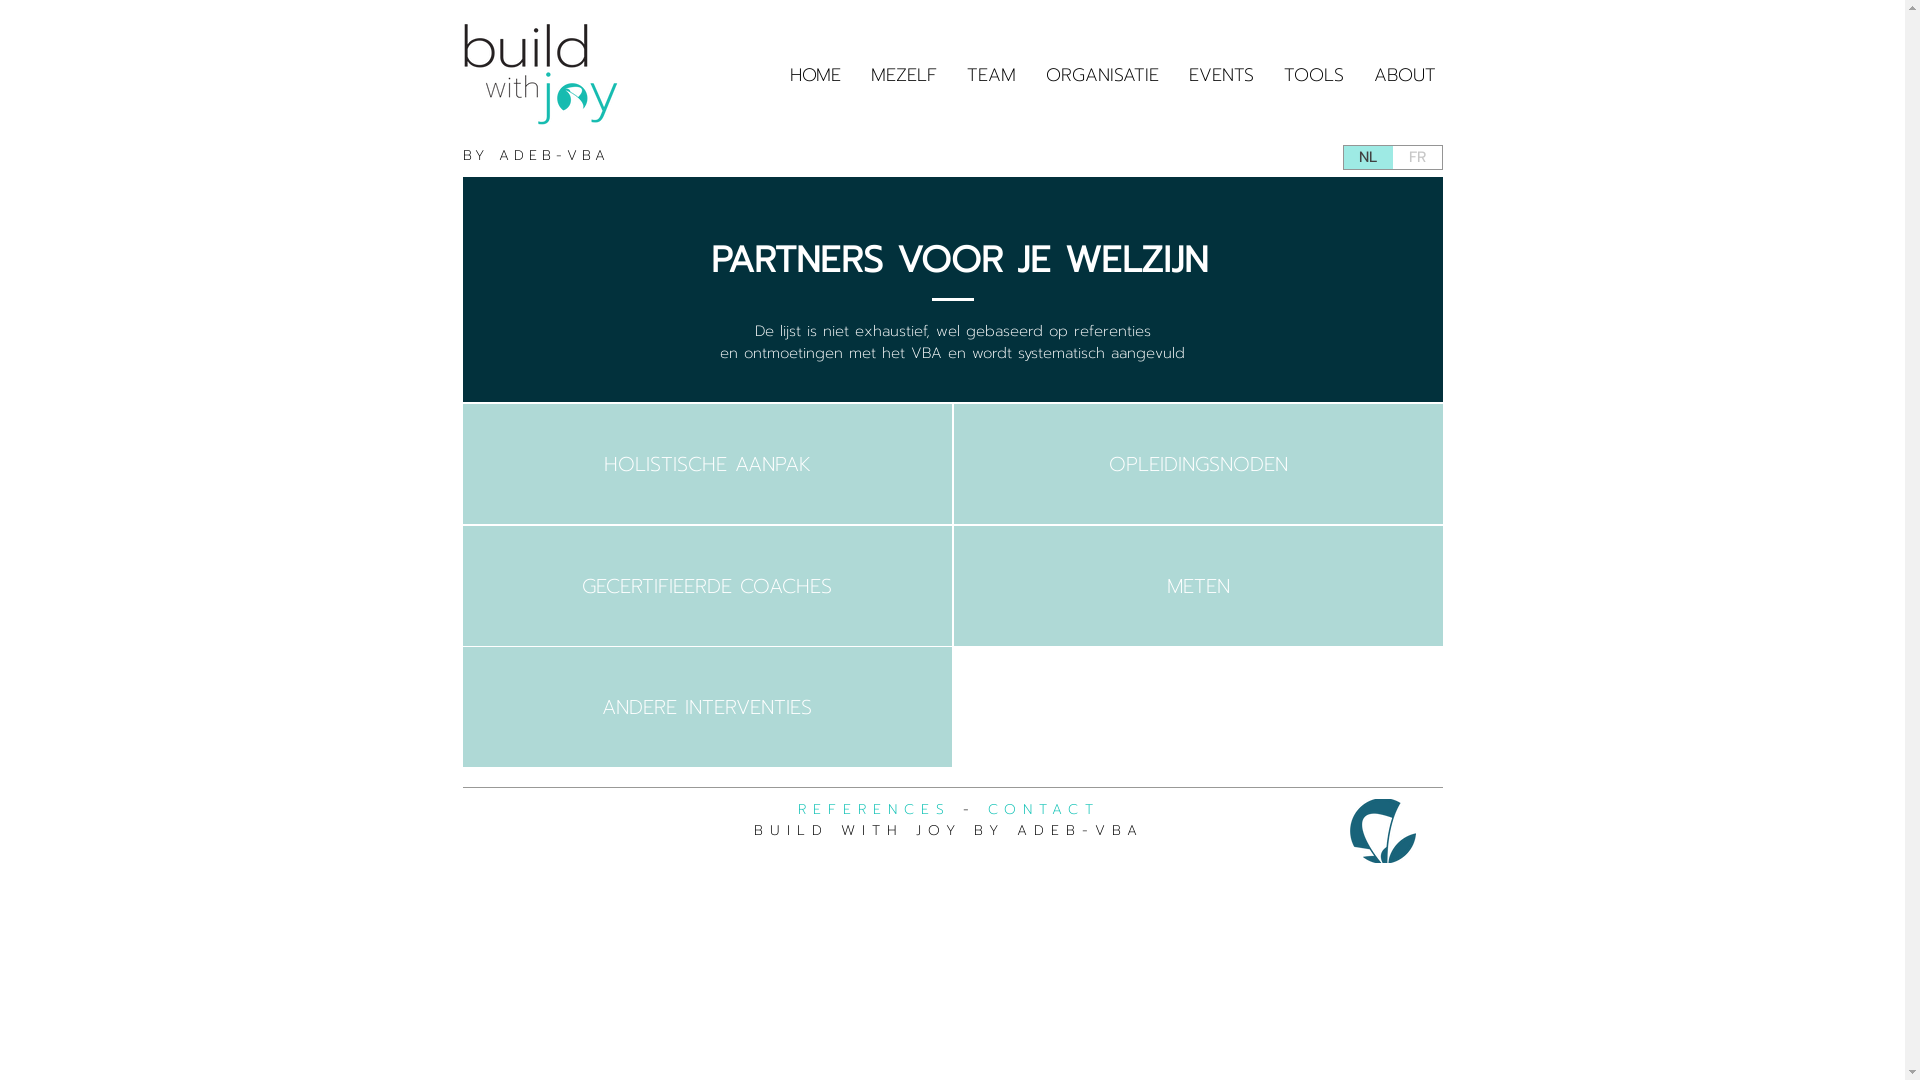 The height and width of the screenshot is (1080, 1920). Describe the element at coordinates (1391, 156) in the screenshot. I see `'FR'` at that location.